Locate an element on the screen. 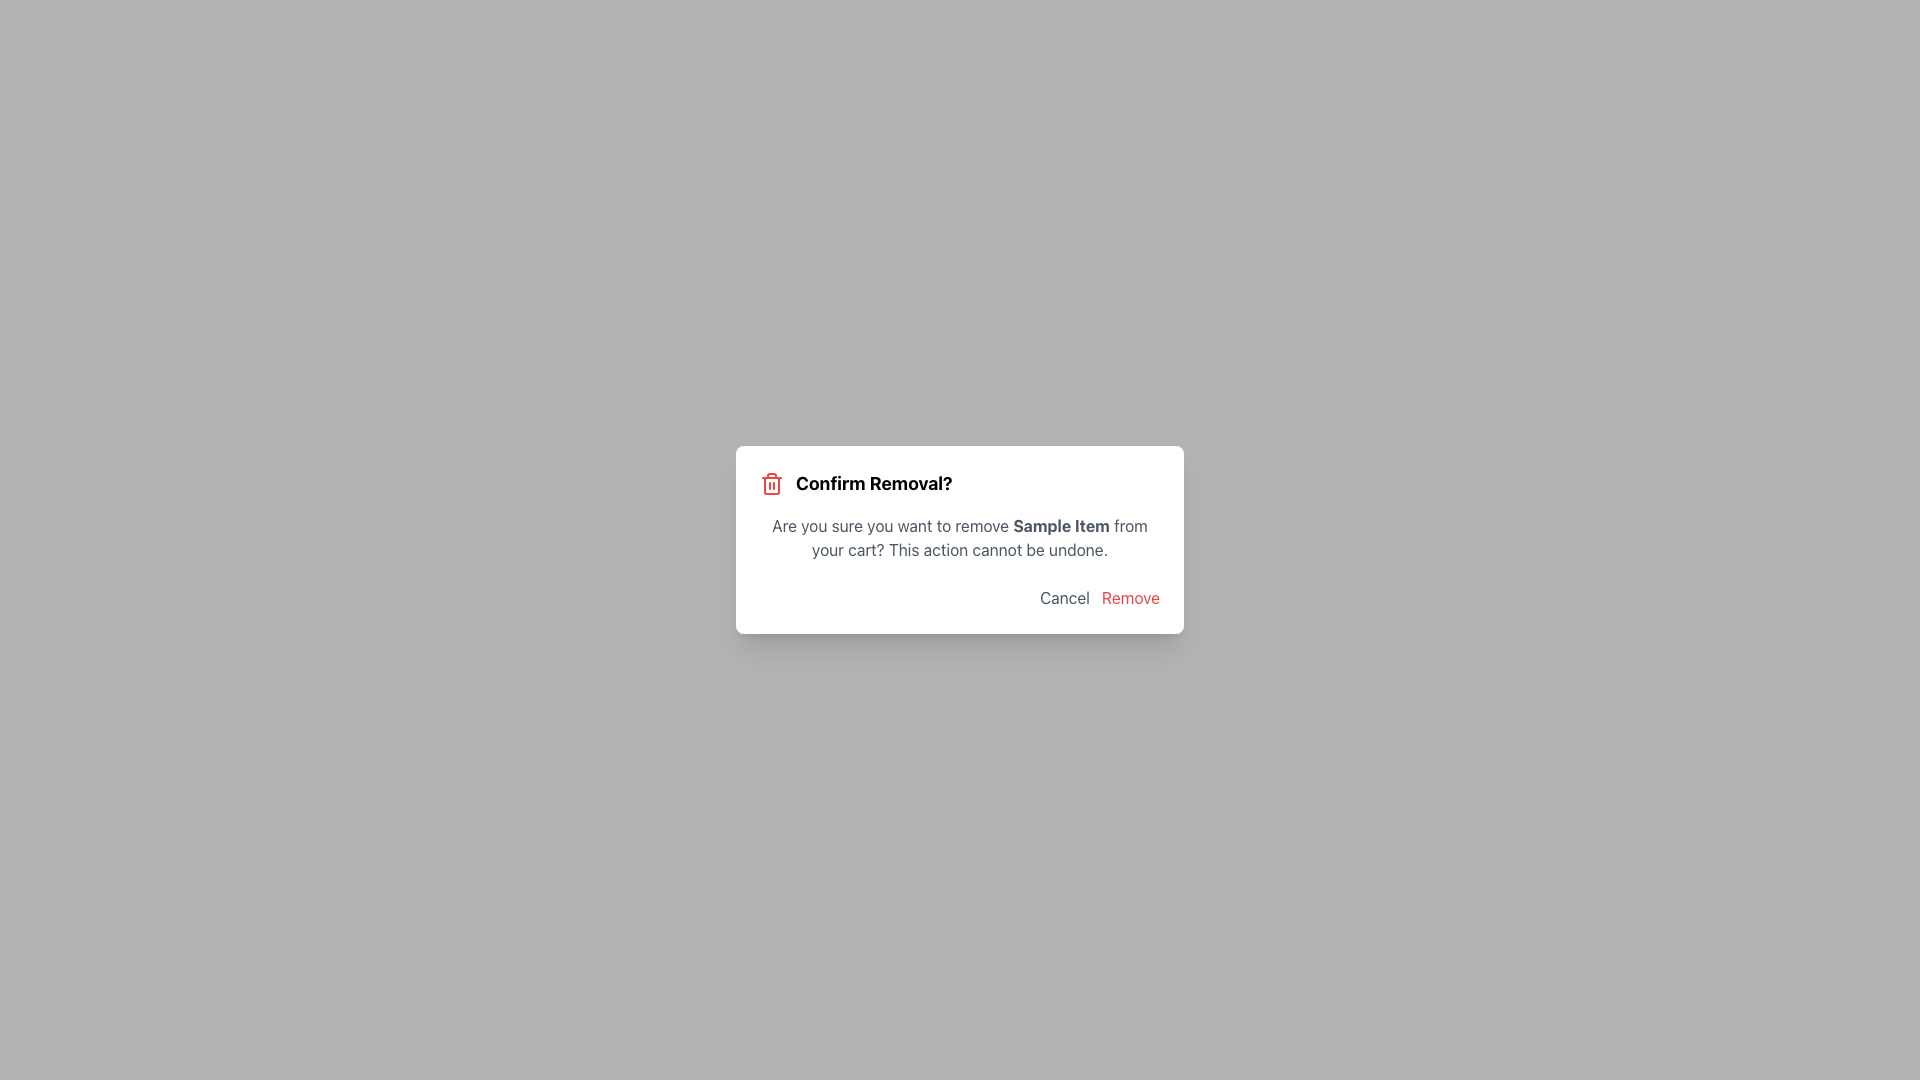 Image resolution: width=1920 pixels, height=1080 pixels. the red 'Remove' button located in the bottom-right corner of the dialog box to confirm removal is located at coordinates (1131, 596).